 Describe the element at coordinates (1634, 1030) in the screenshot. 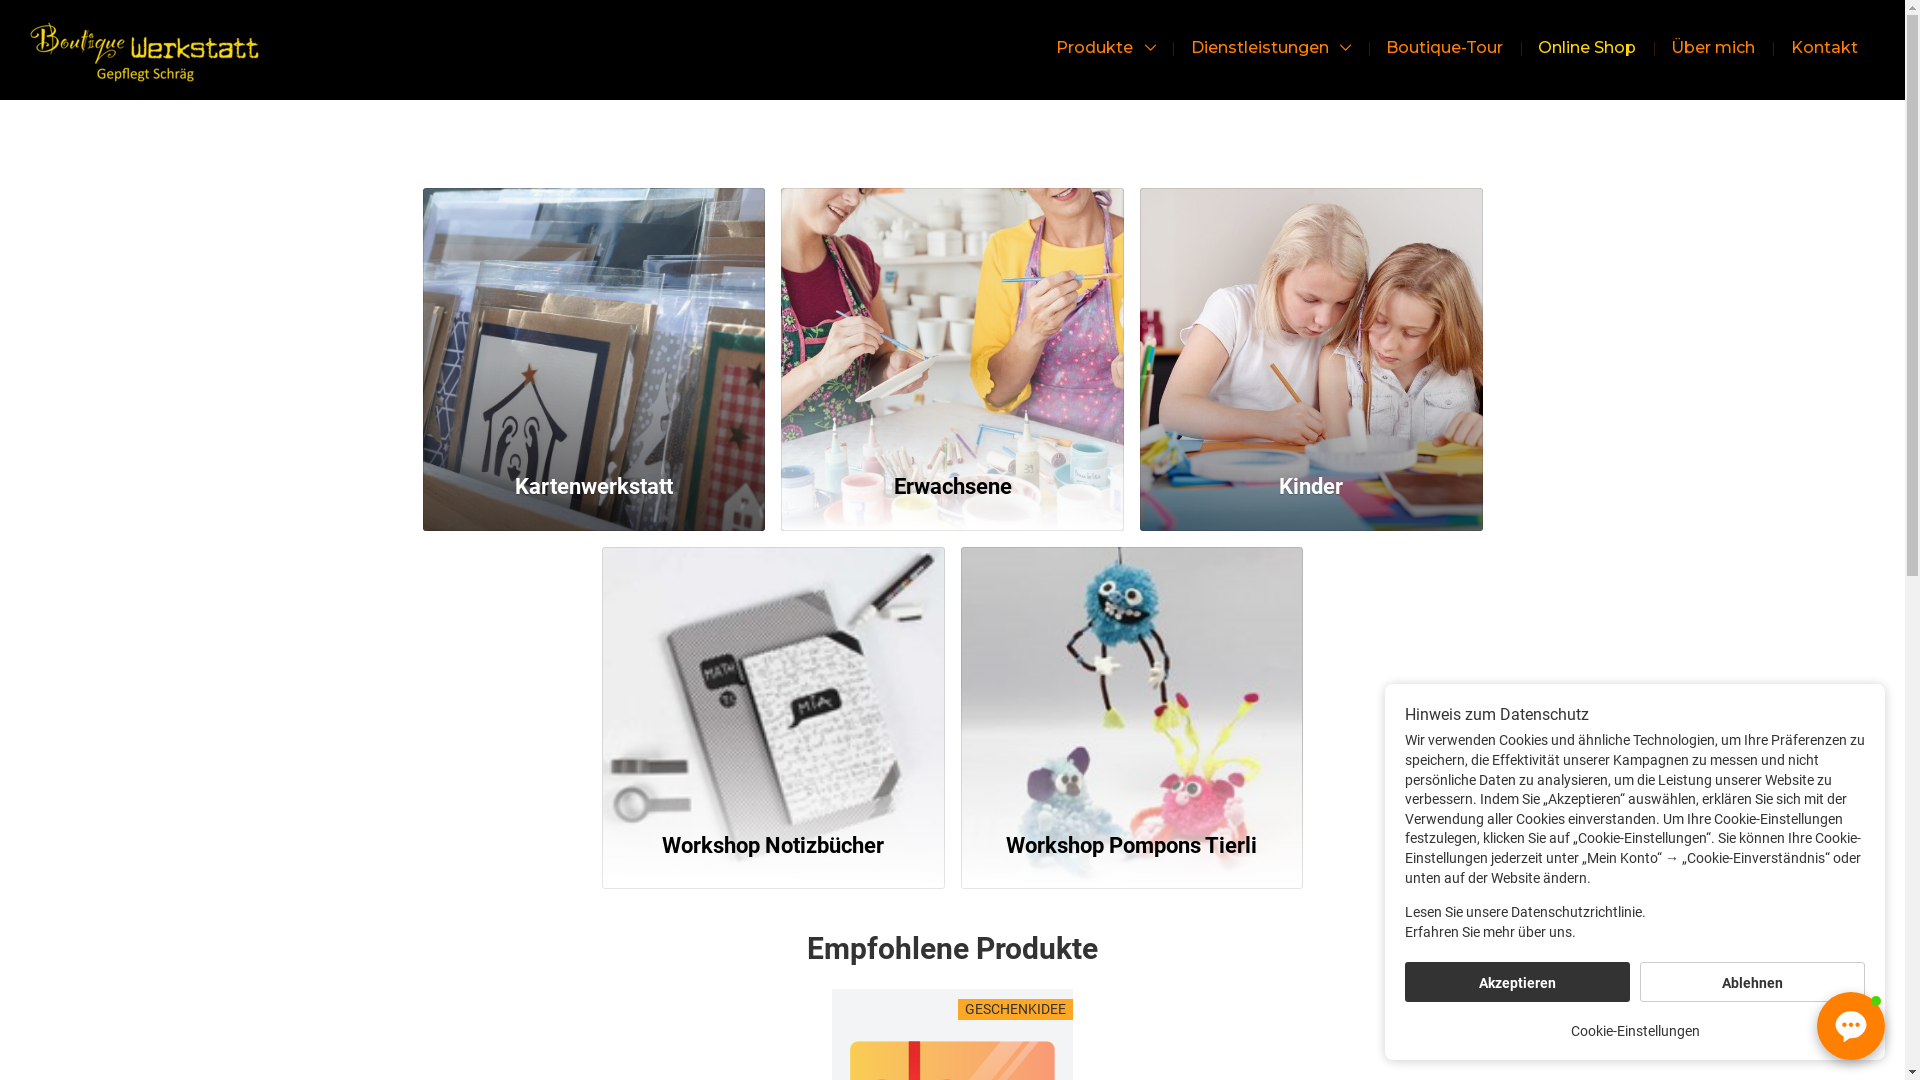

I see `'Cookie-Einstellungen'` at that location.